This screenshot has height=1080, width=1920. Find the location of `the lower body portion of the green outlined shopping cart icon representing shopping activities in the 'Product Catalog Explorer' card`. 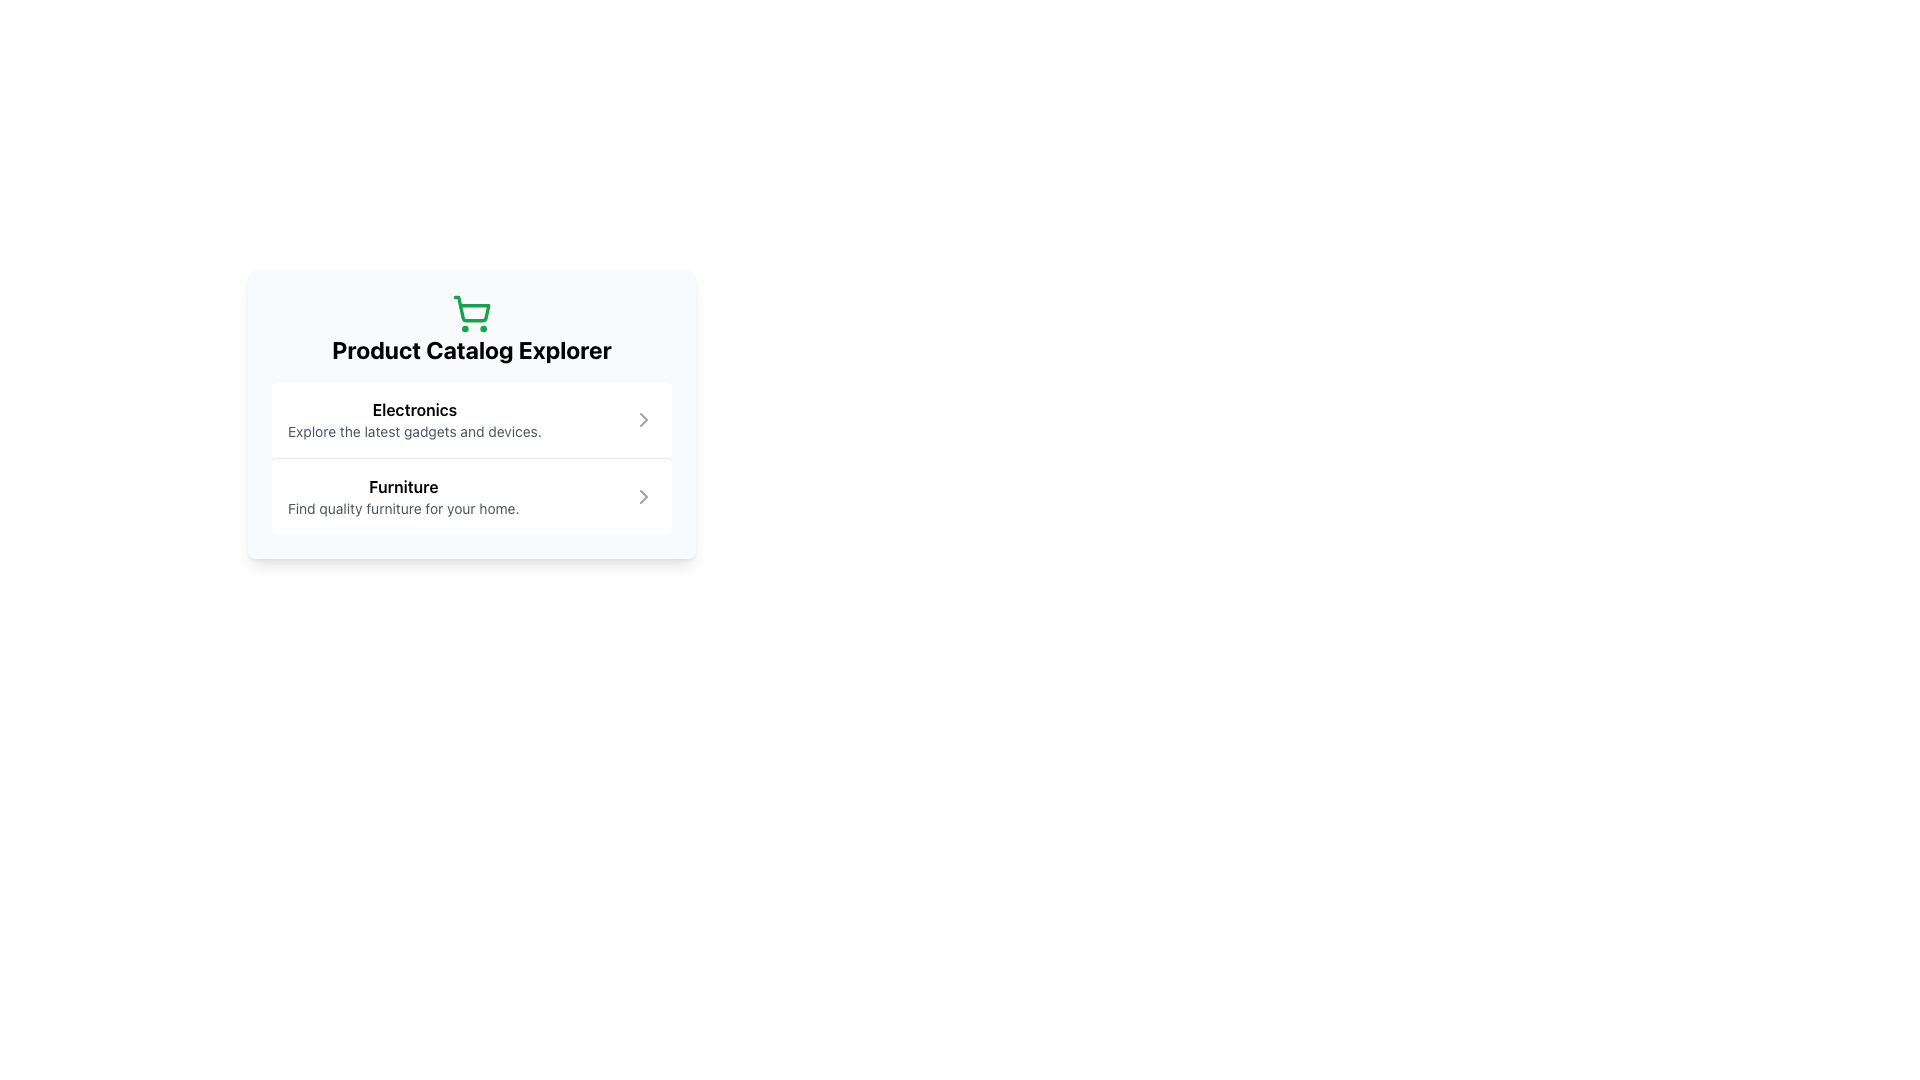

the lower body portion of the green outlined shopping cart icon representing shopping activities in the 'Product Catalog Explorer' card is located at coordinates (471, 309).